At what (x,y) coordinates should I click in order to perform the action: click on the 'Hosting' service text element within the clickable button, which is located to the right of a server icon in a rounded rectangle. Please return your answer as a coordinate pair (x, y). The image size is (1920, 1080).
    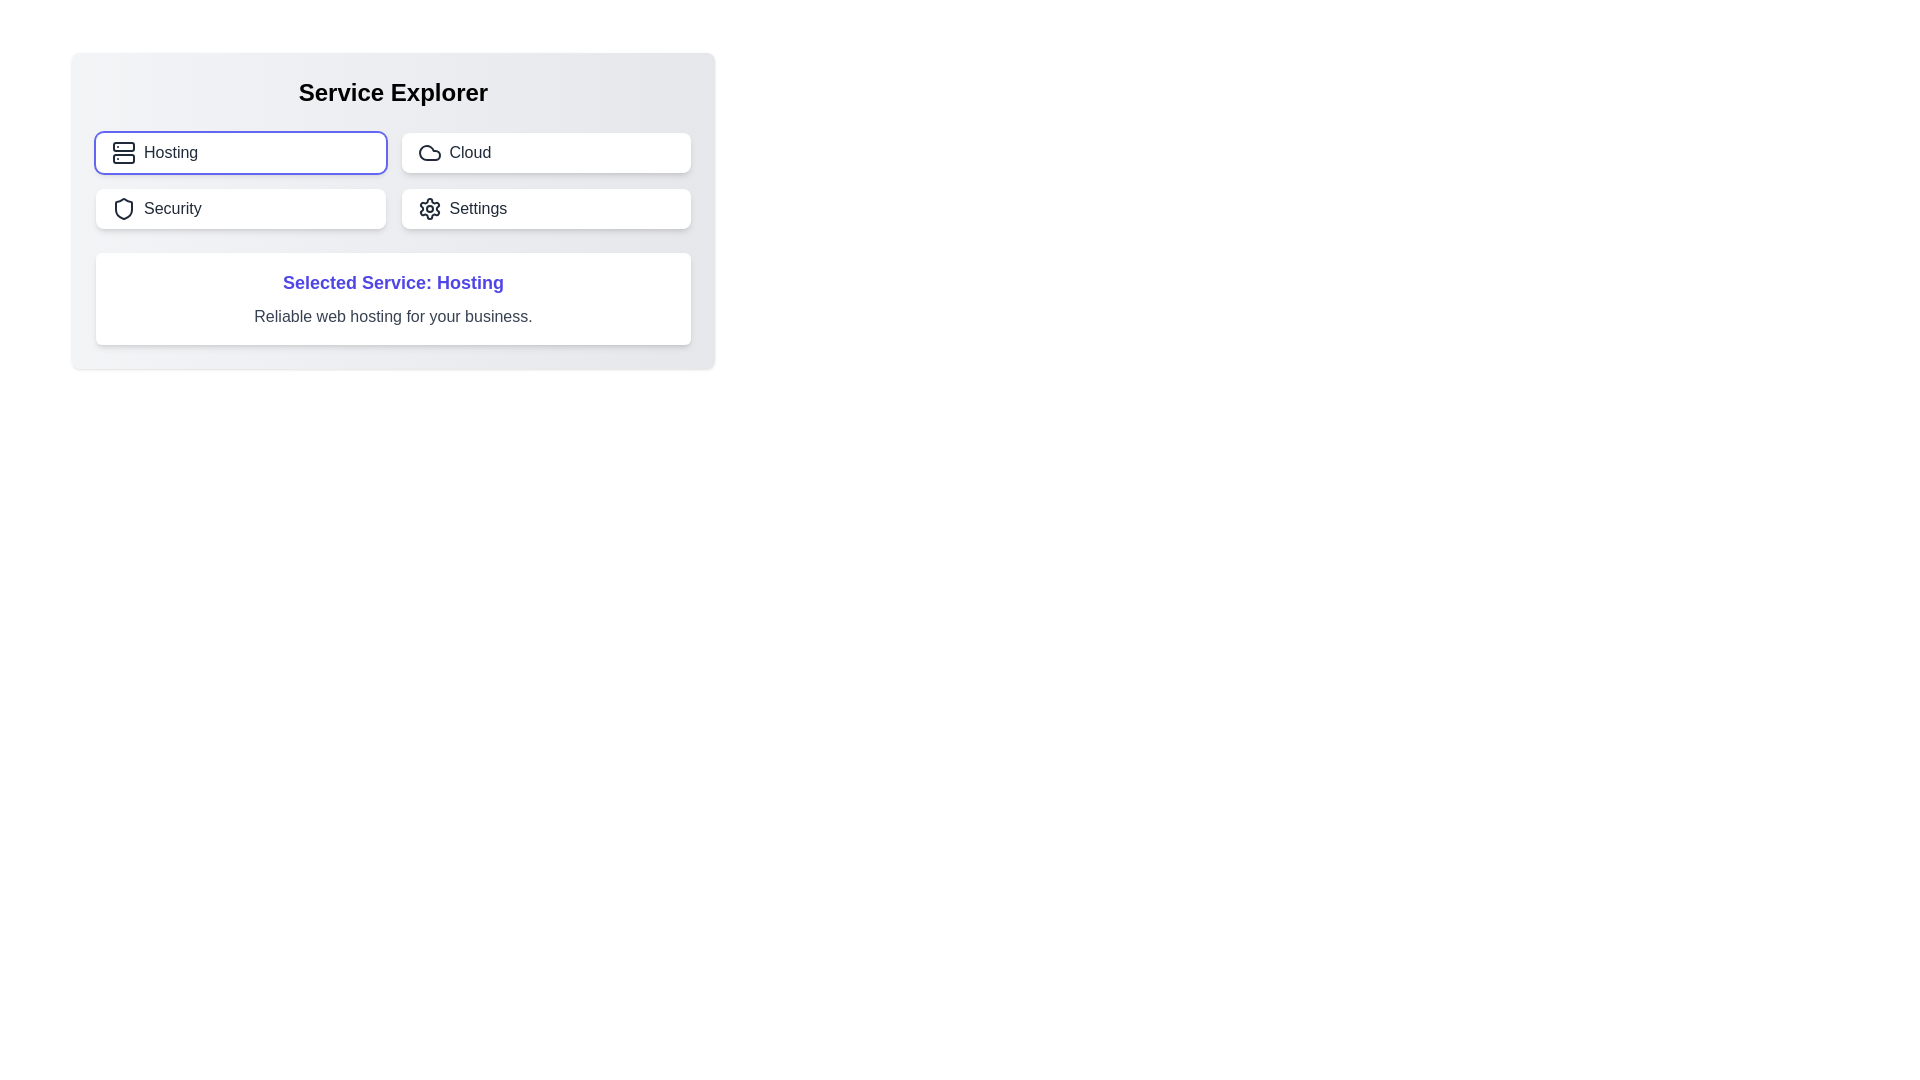
    Looking at the image, I should click on (171, 152).